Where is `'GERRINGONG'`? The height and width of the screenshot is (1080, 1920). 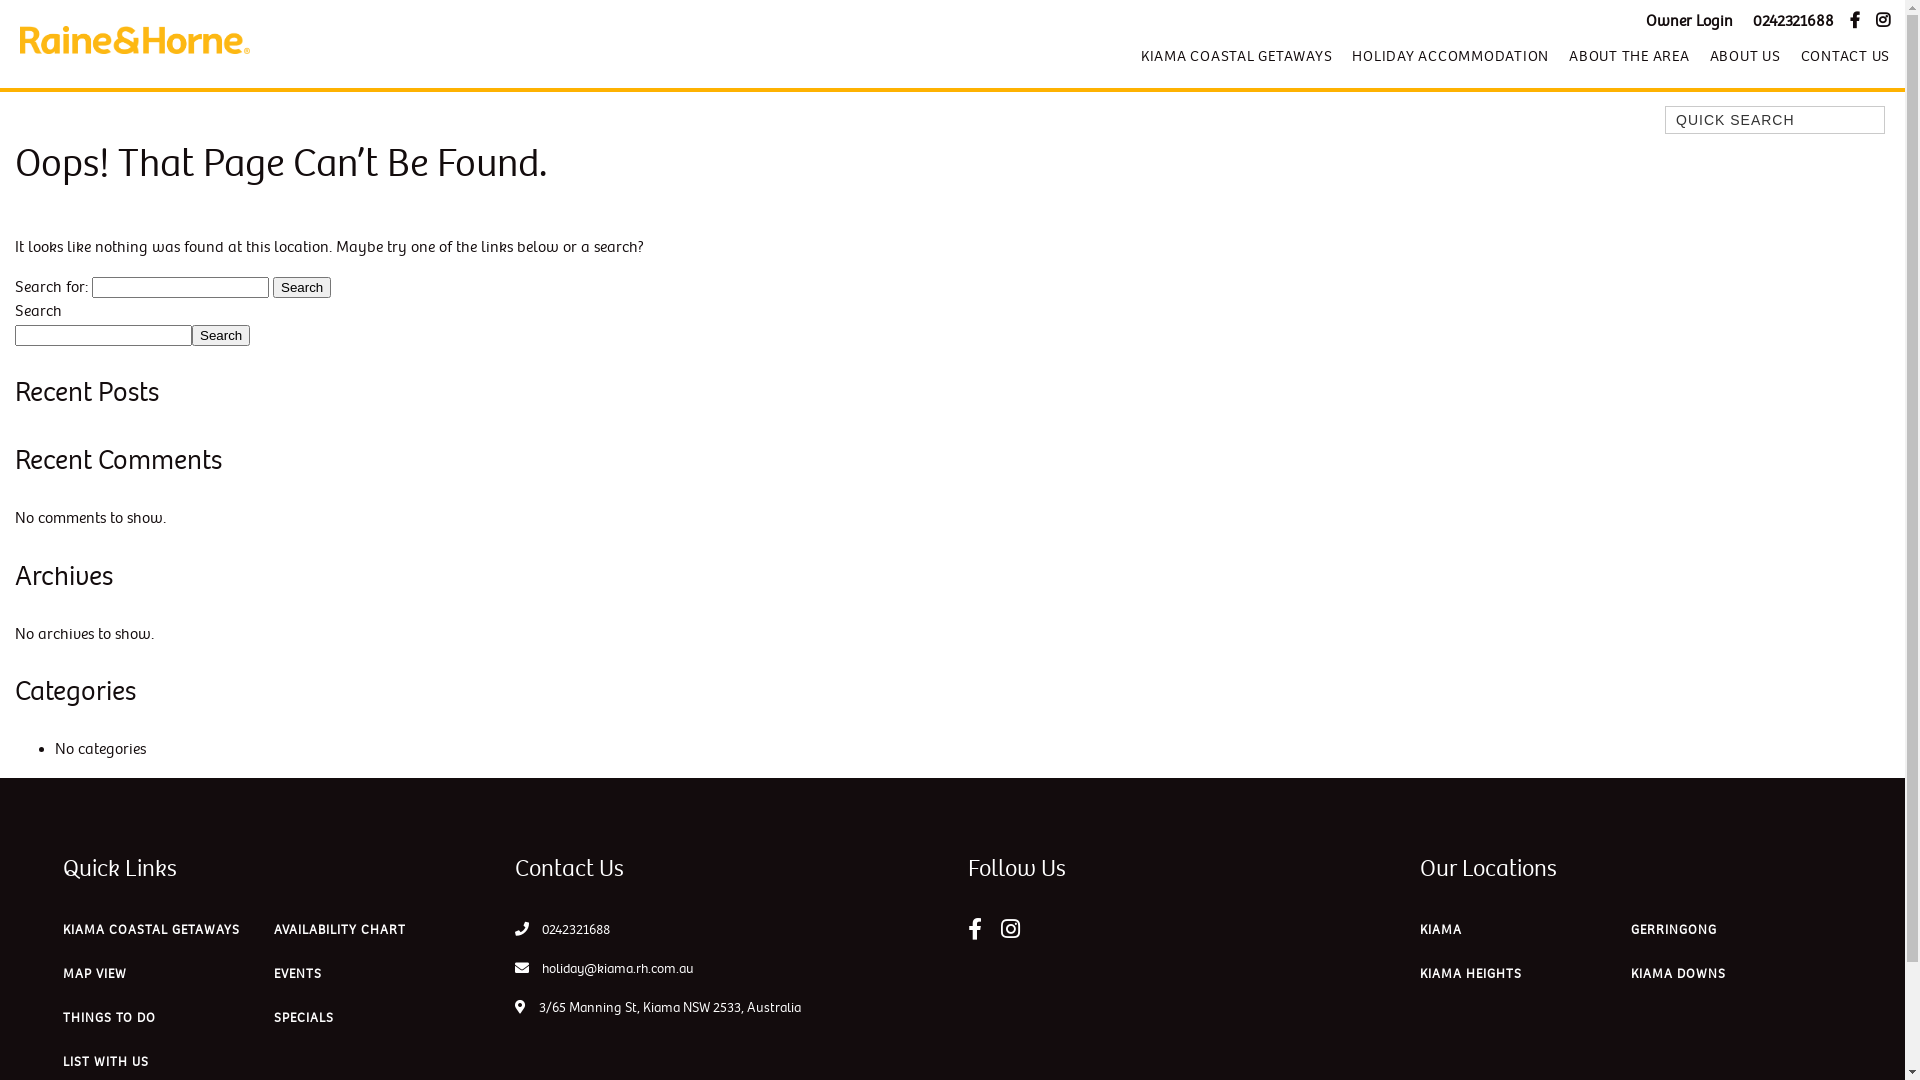 'GERRINGONG' is located at coordinates (1674, 934).